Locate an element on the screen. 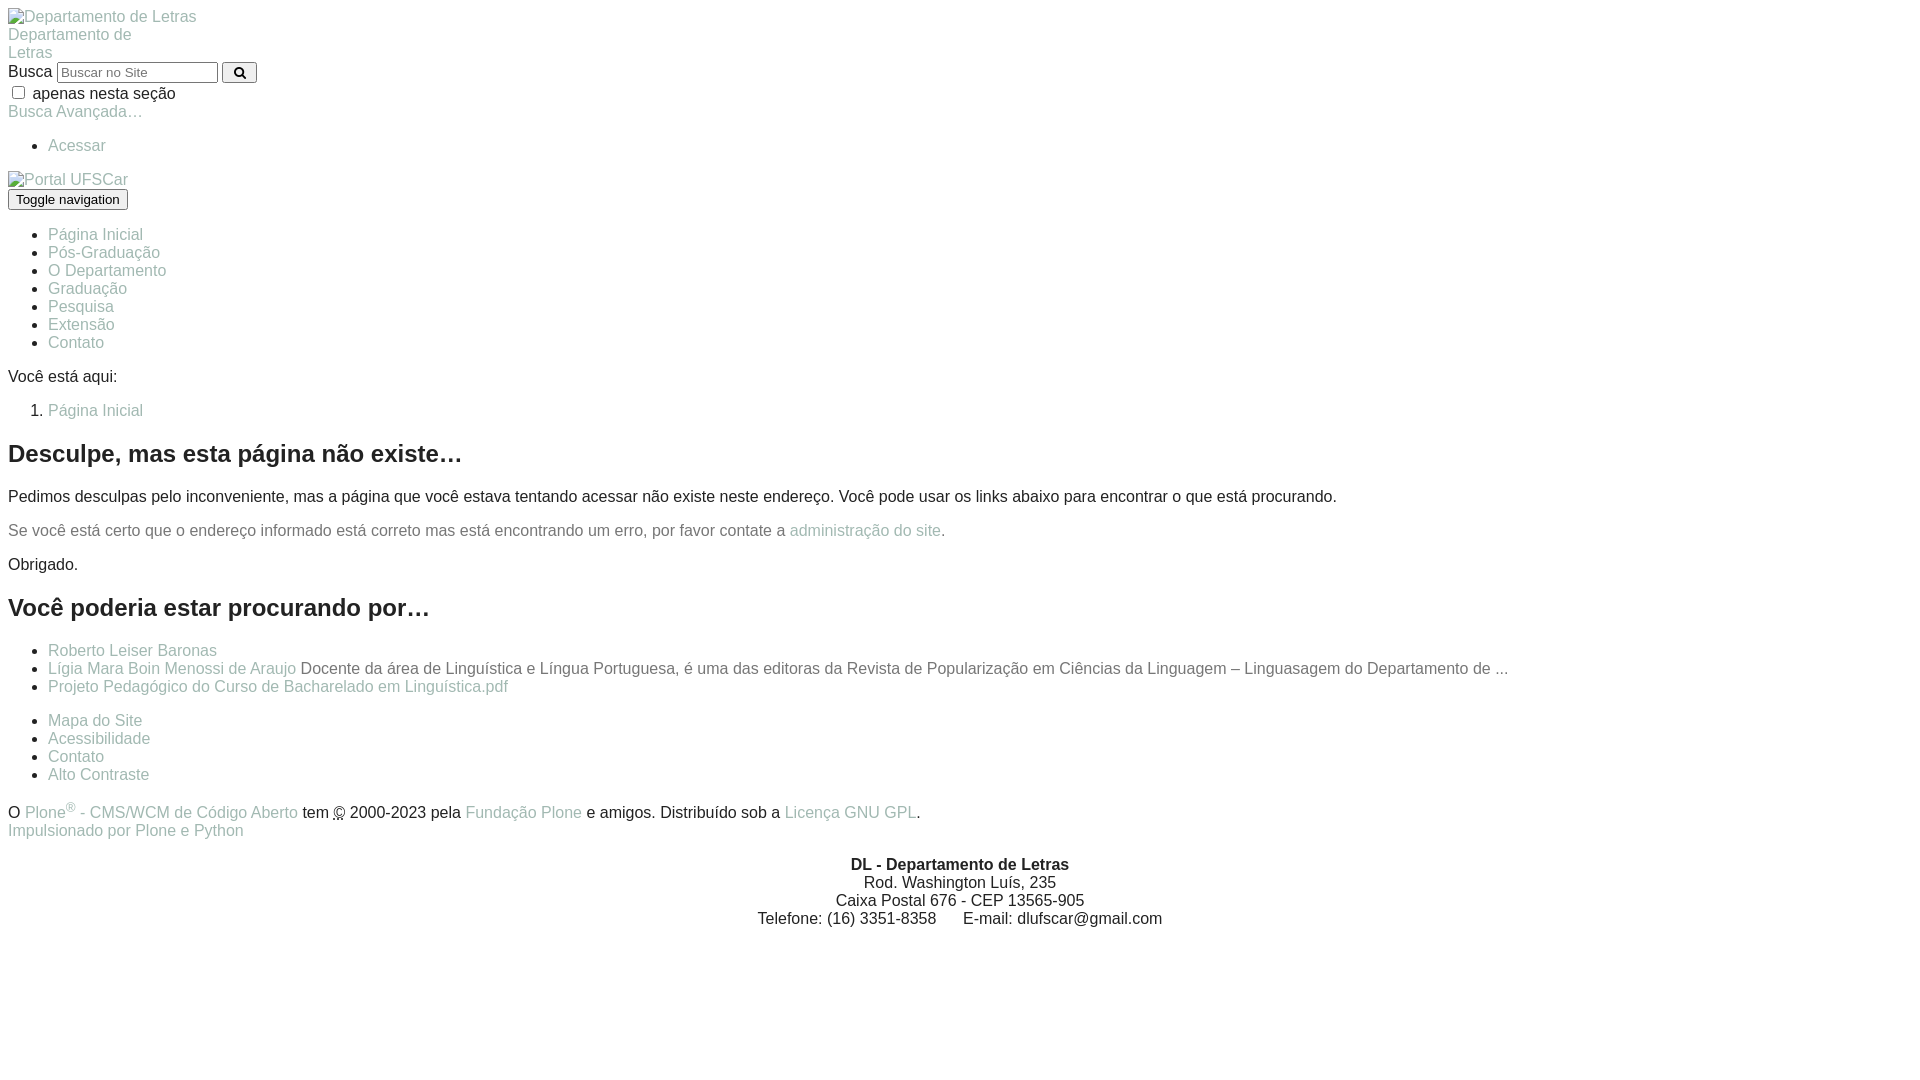  'Acessibilidade' is located at coordinates (98, 738).